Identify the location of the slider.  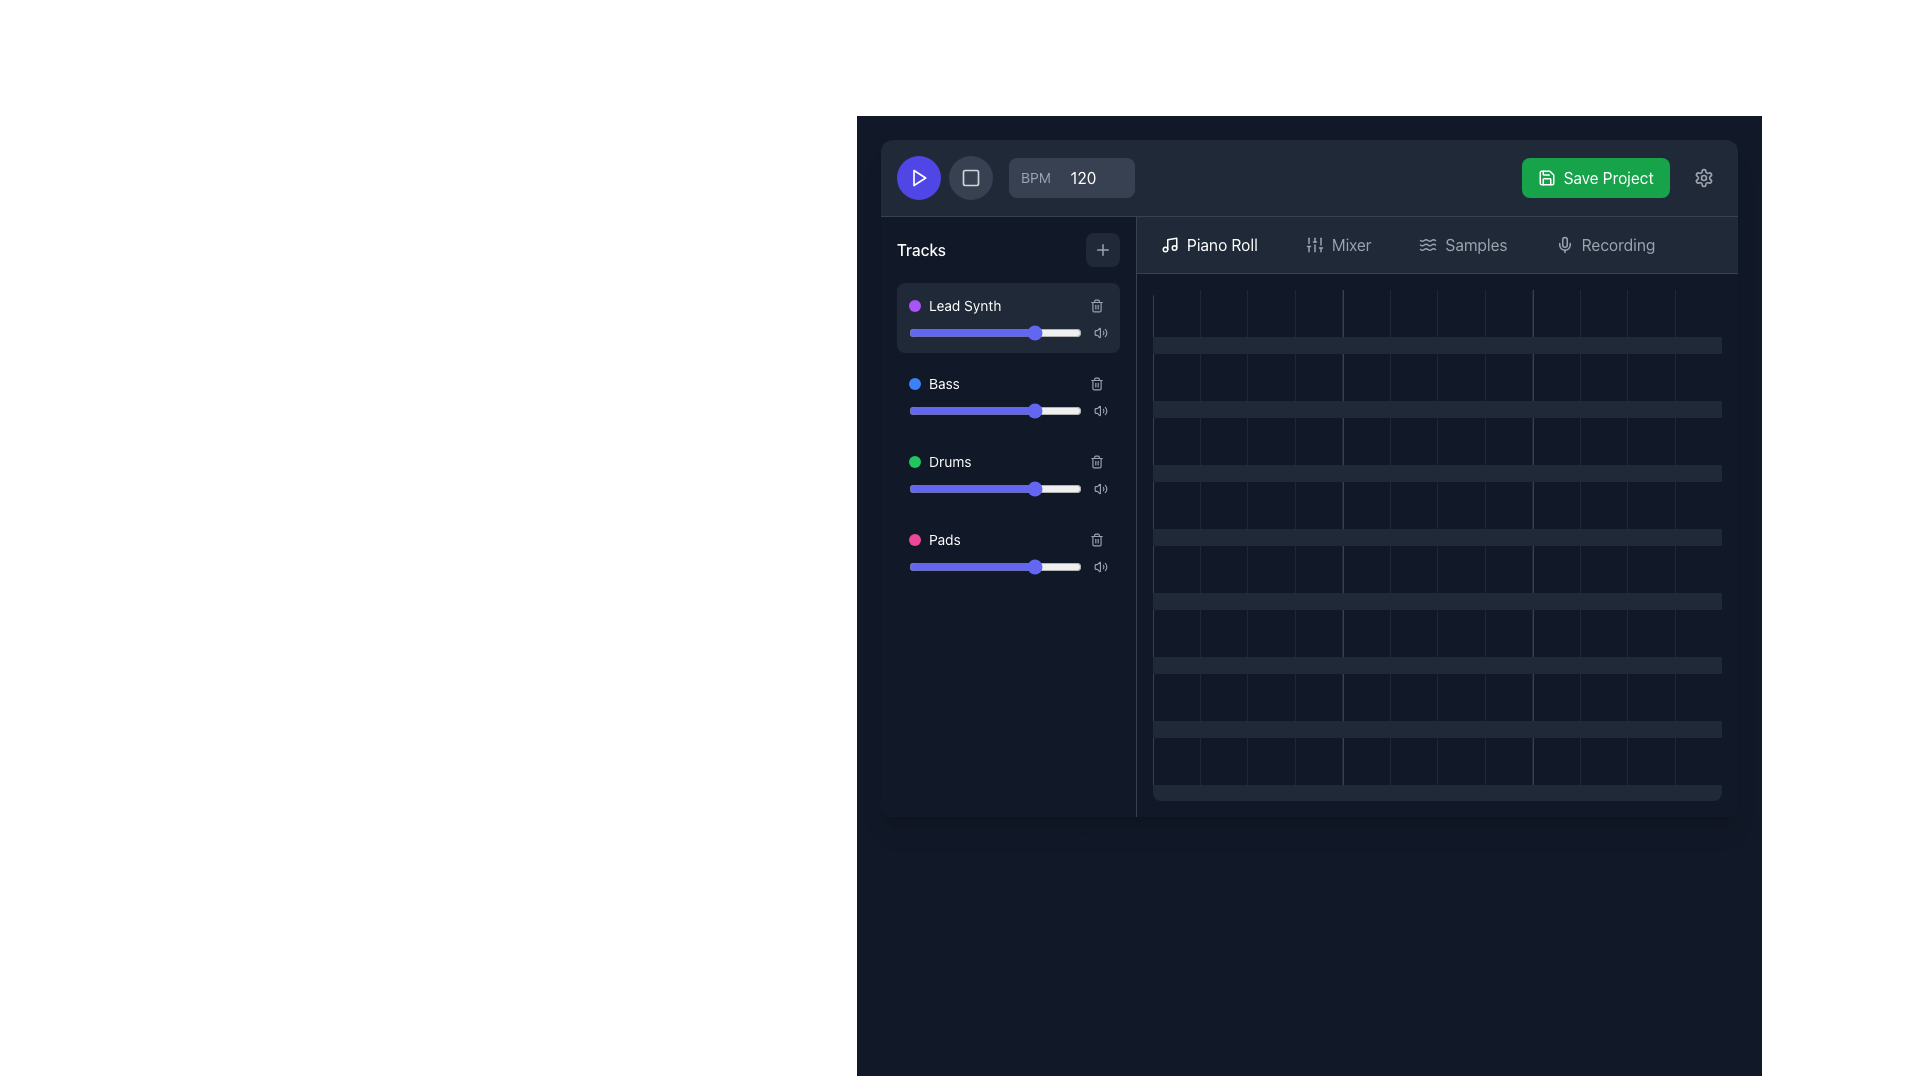
(1074, 489).